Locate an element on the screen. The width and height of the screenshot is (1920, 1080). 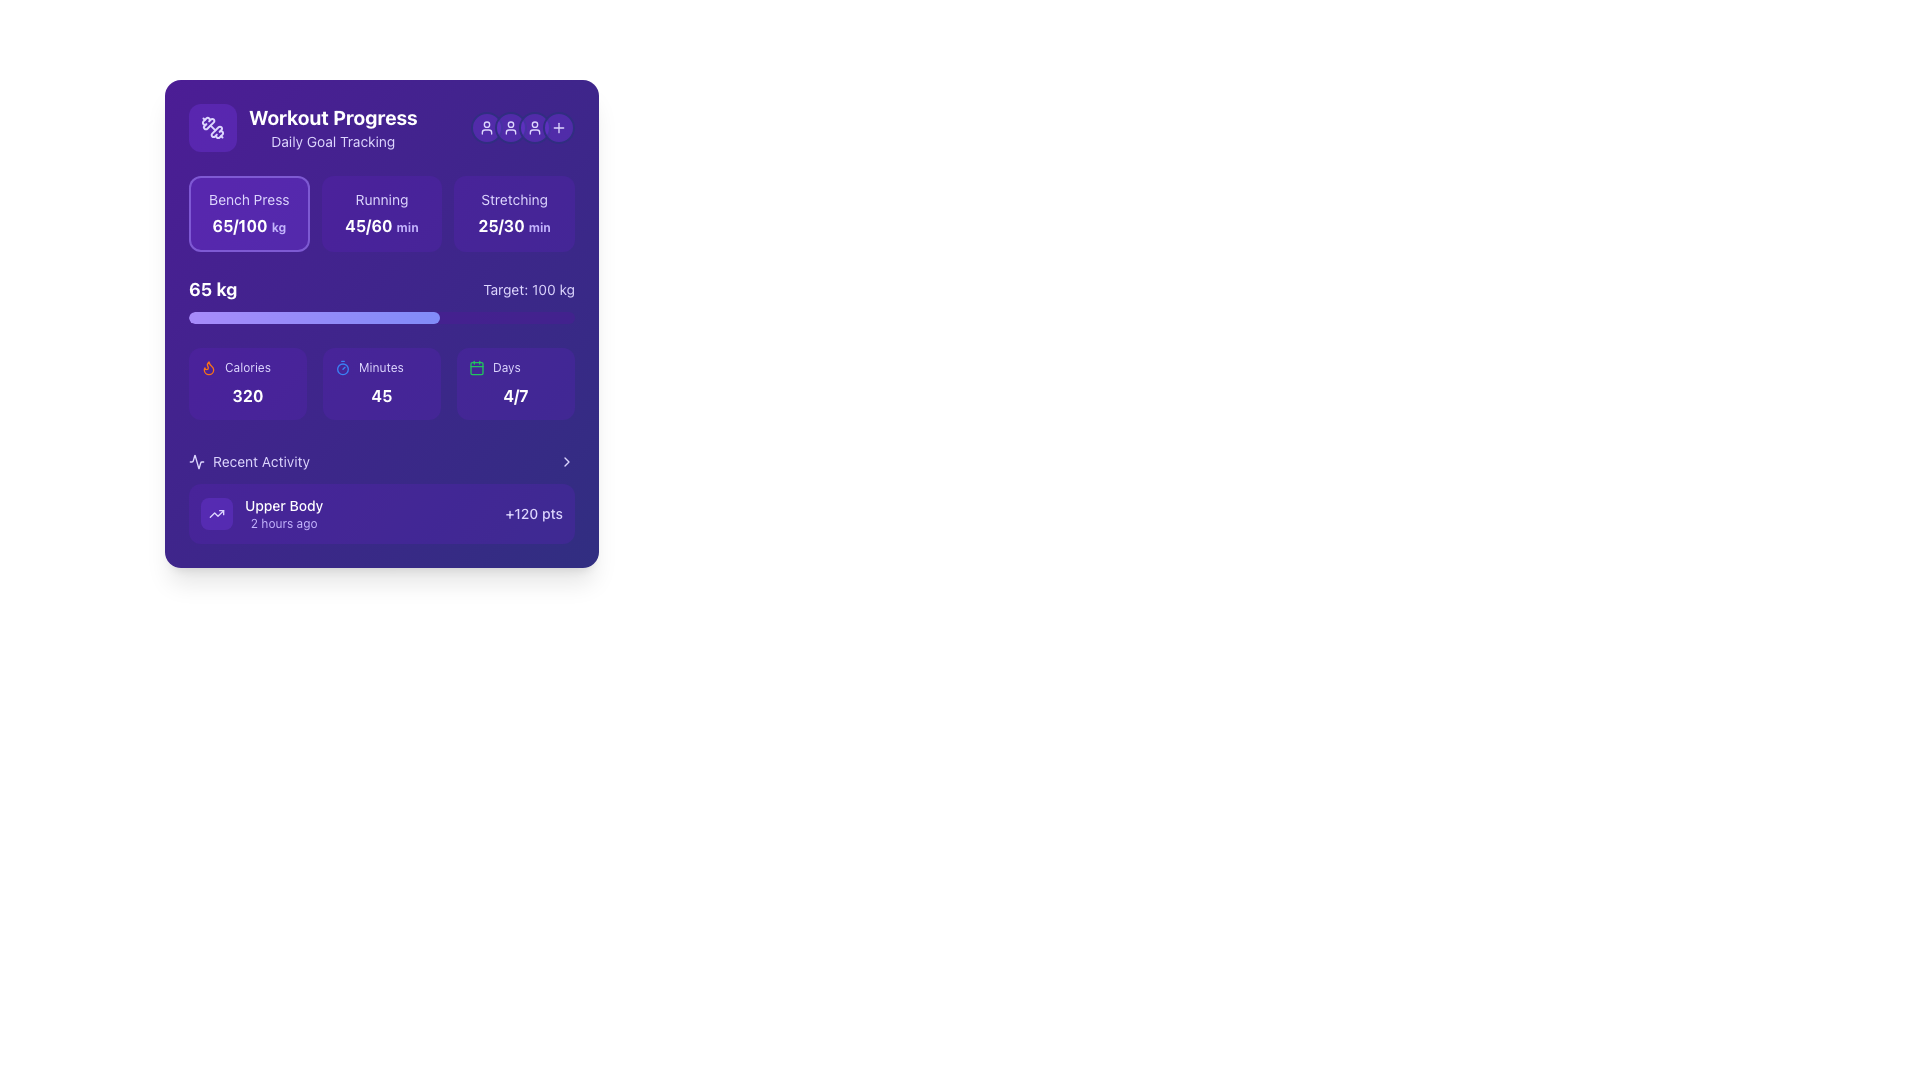
the label or text component that describes 'Upper Body', located above the element displaying '2 hours ago' in the 'Recent Activity' section is located at coordinates (283, 504).